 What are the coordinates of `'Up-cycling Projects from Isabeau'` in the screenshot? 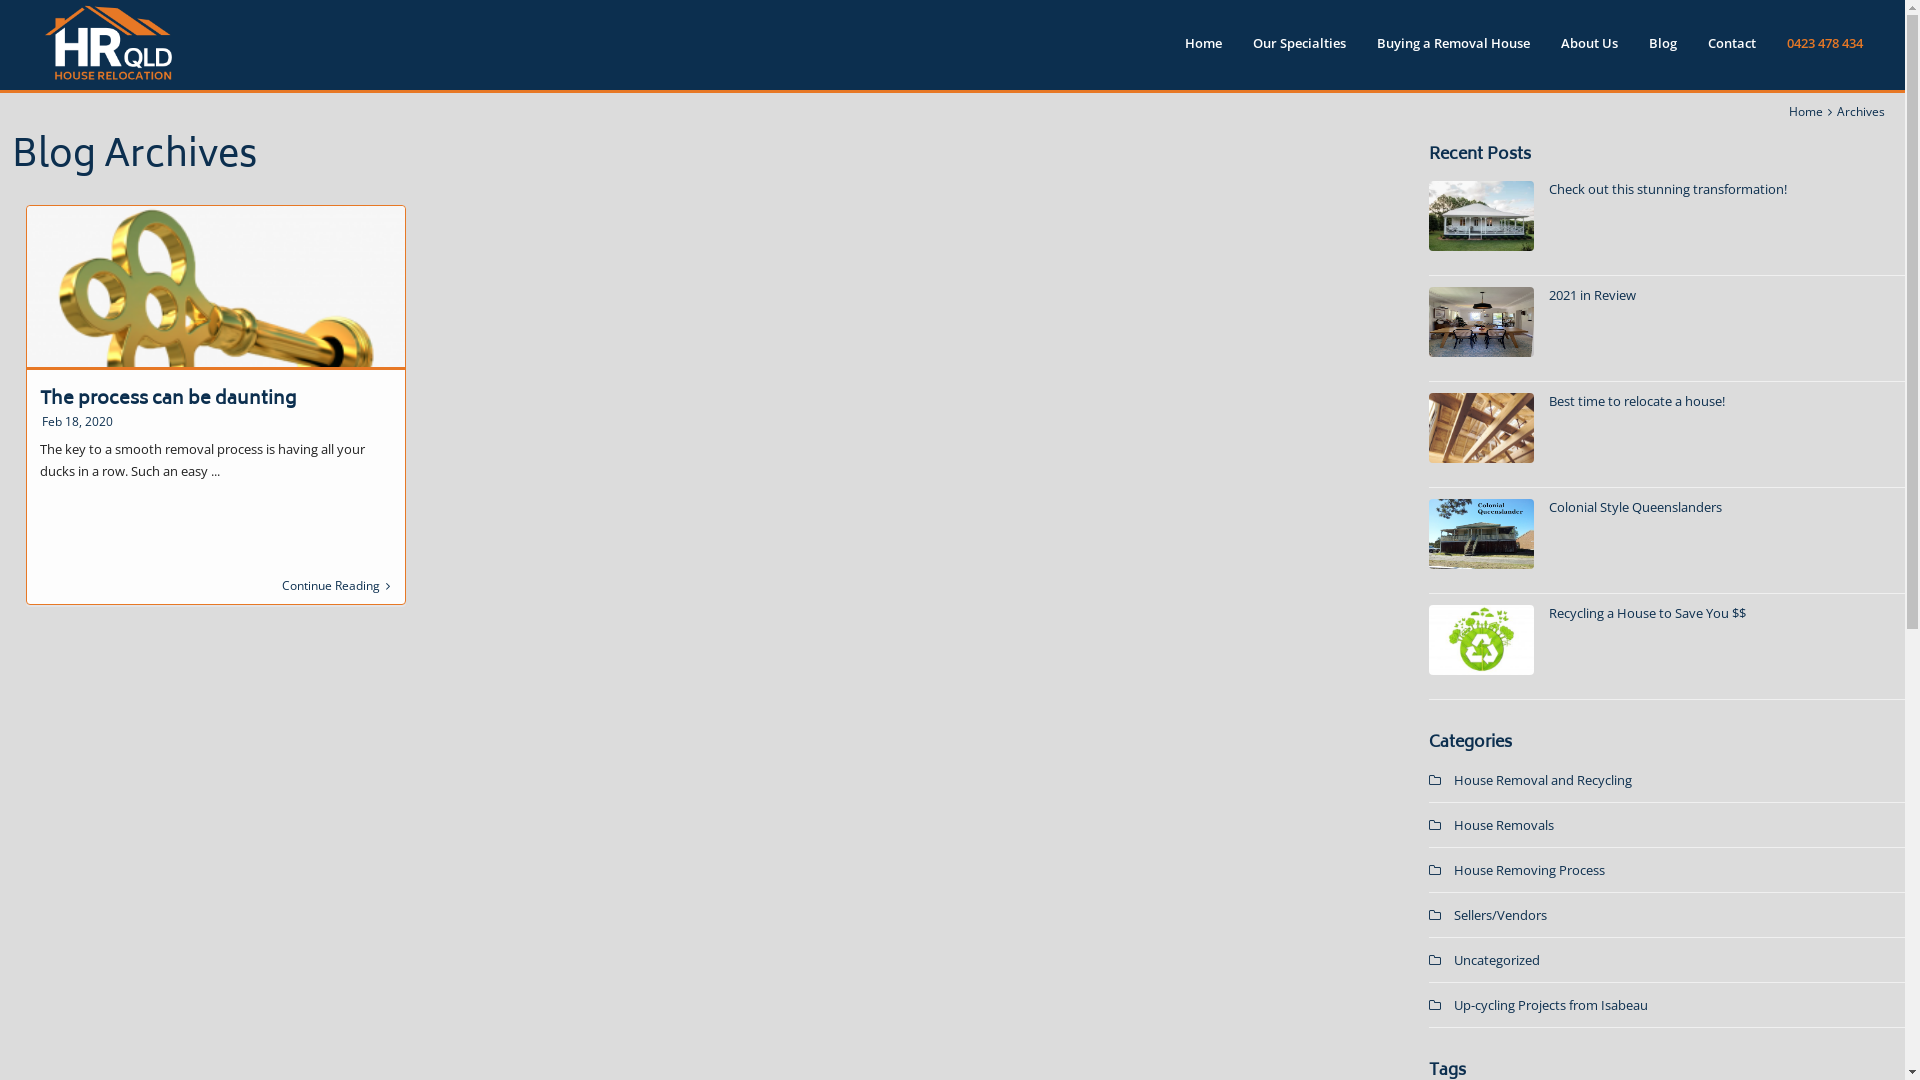 It's located at (1549, 1005).